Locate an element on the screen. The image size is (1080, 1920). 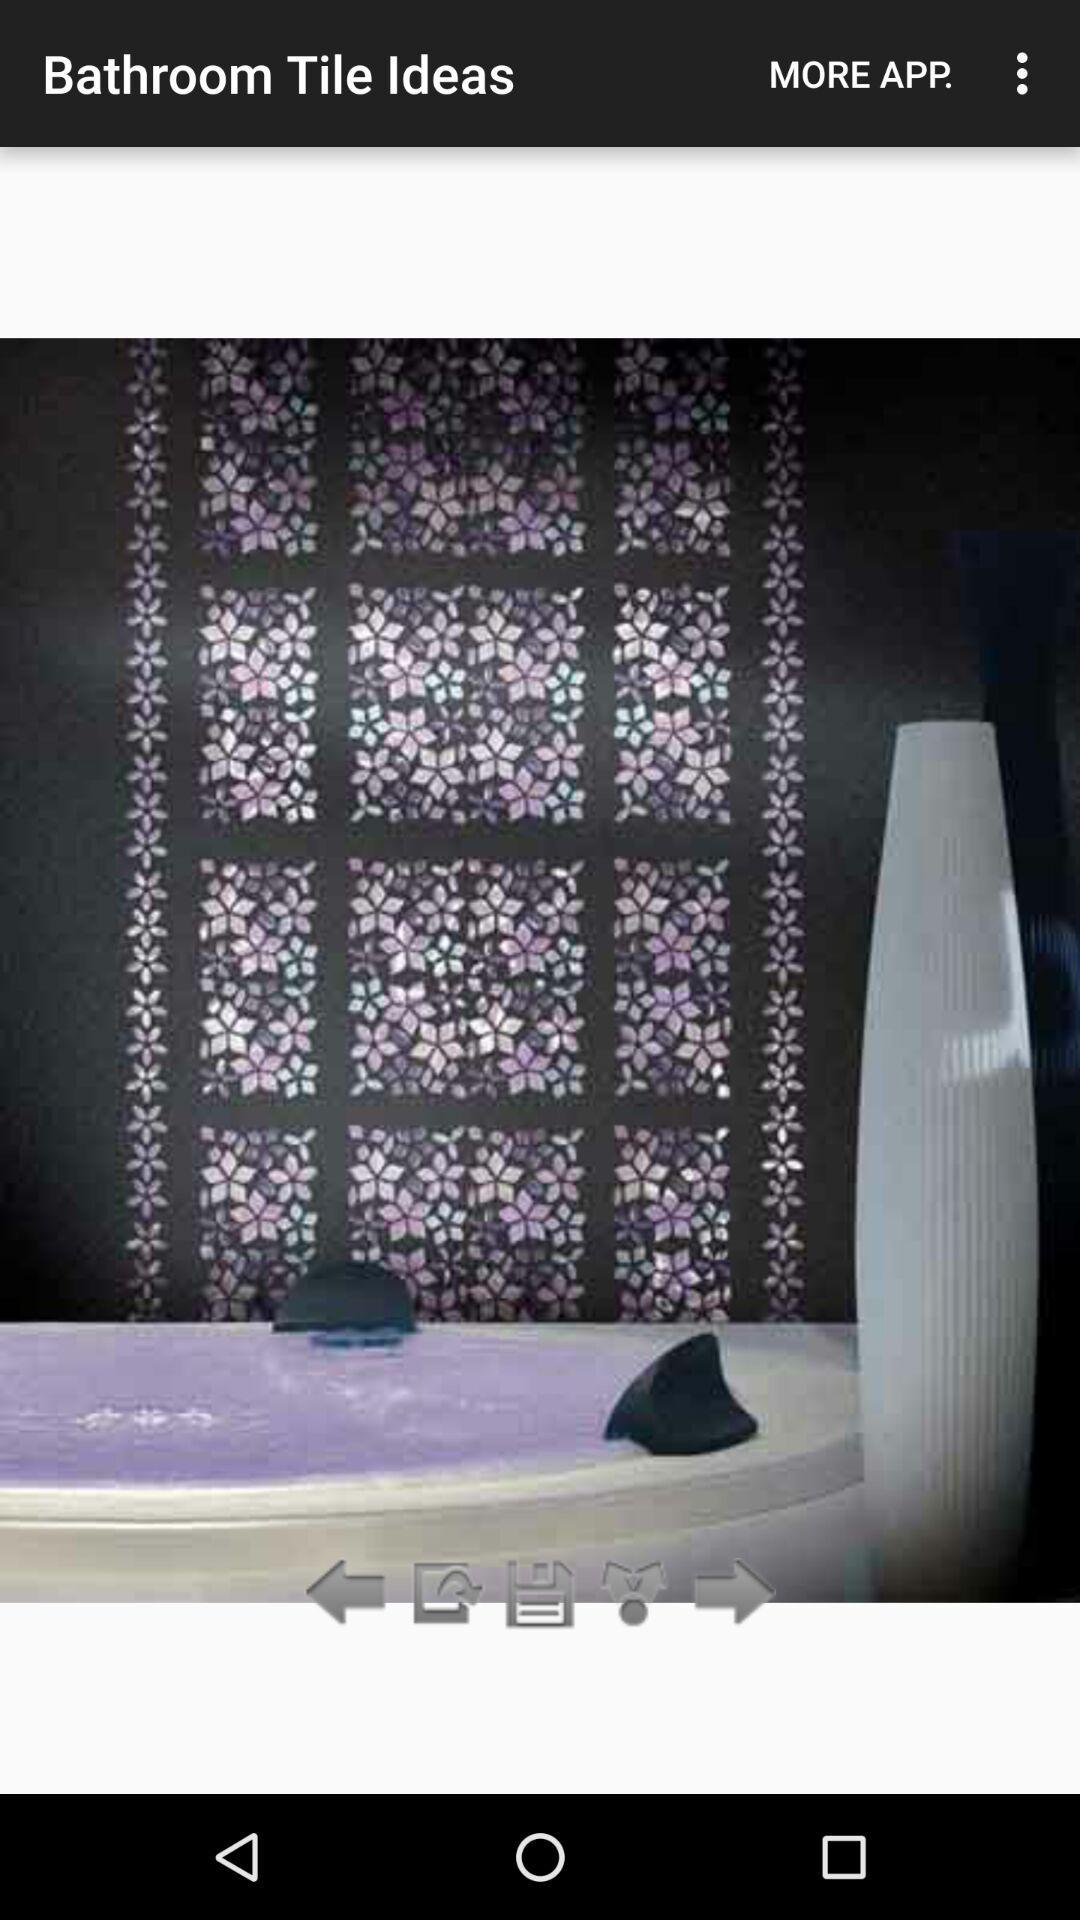
the app next to the bathroom tile ideas app is located at coordinates (860, 73).